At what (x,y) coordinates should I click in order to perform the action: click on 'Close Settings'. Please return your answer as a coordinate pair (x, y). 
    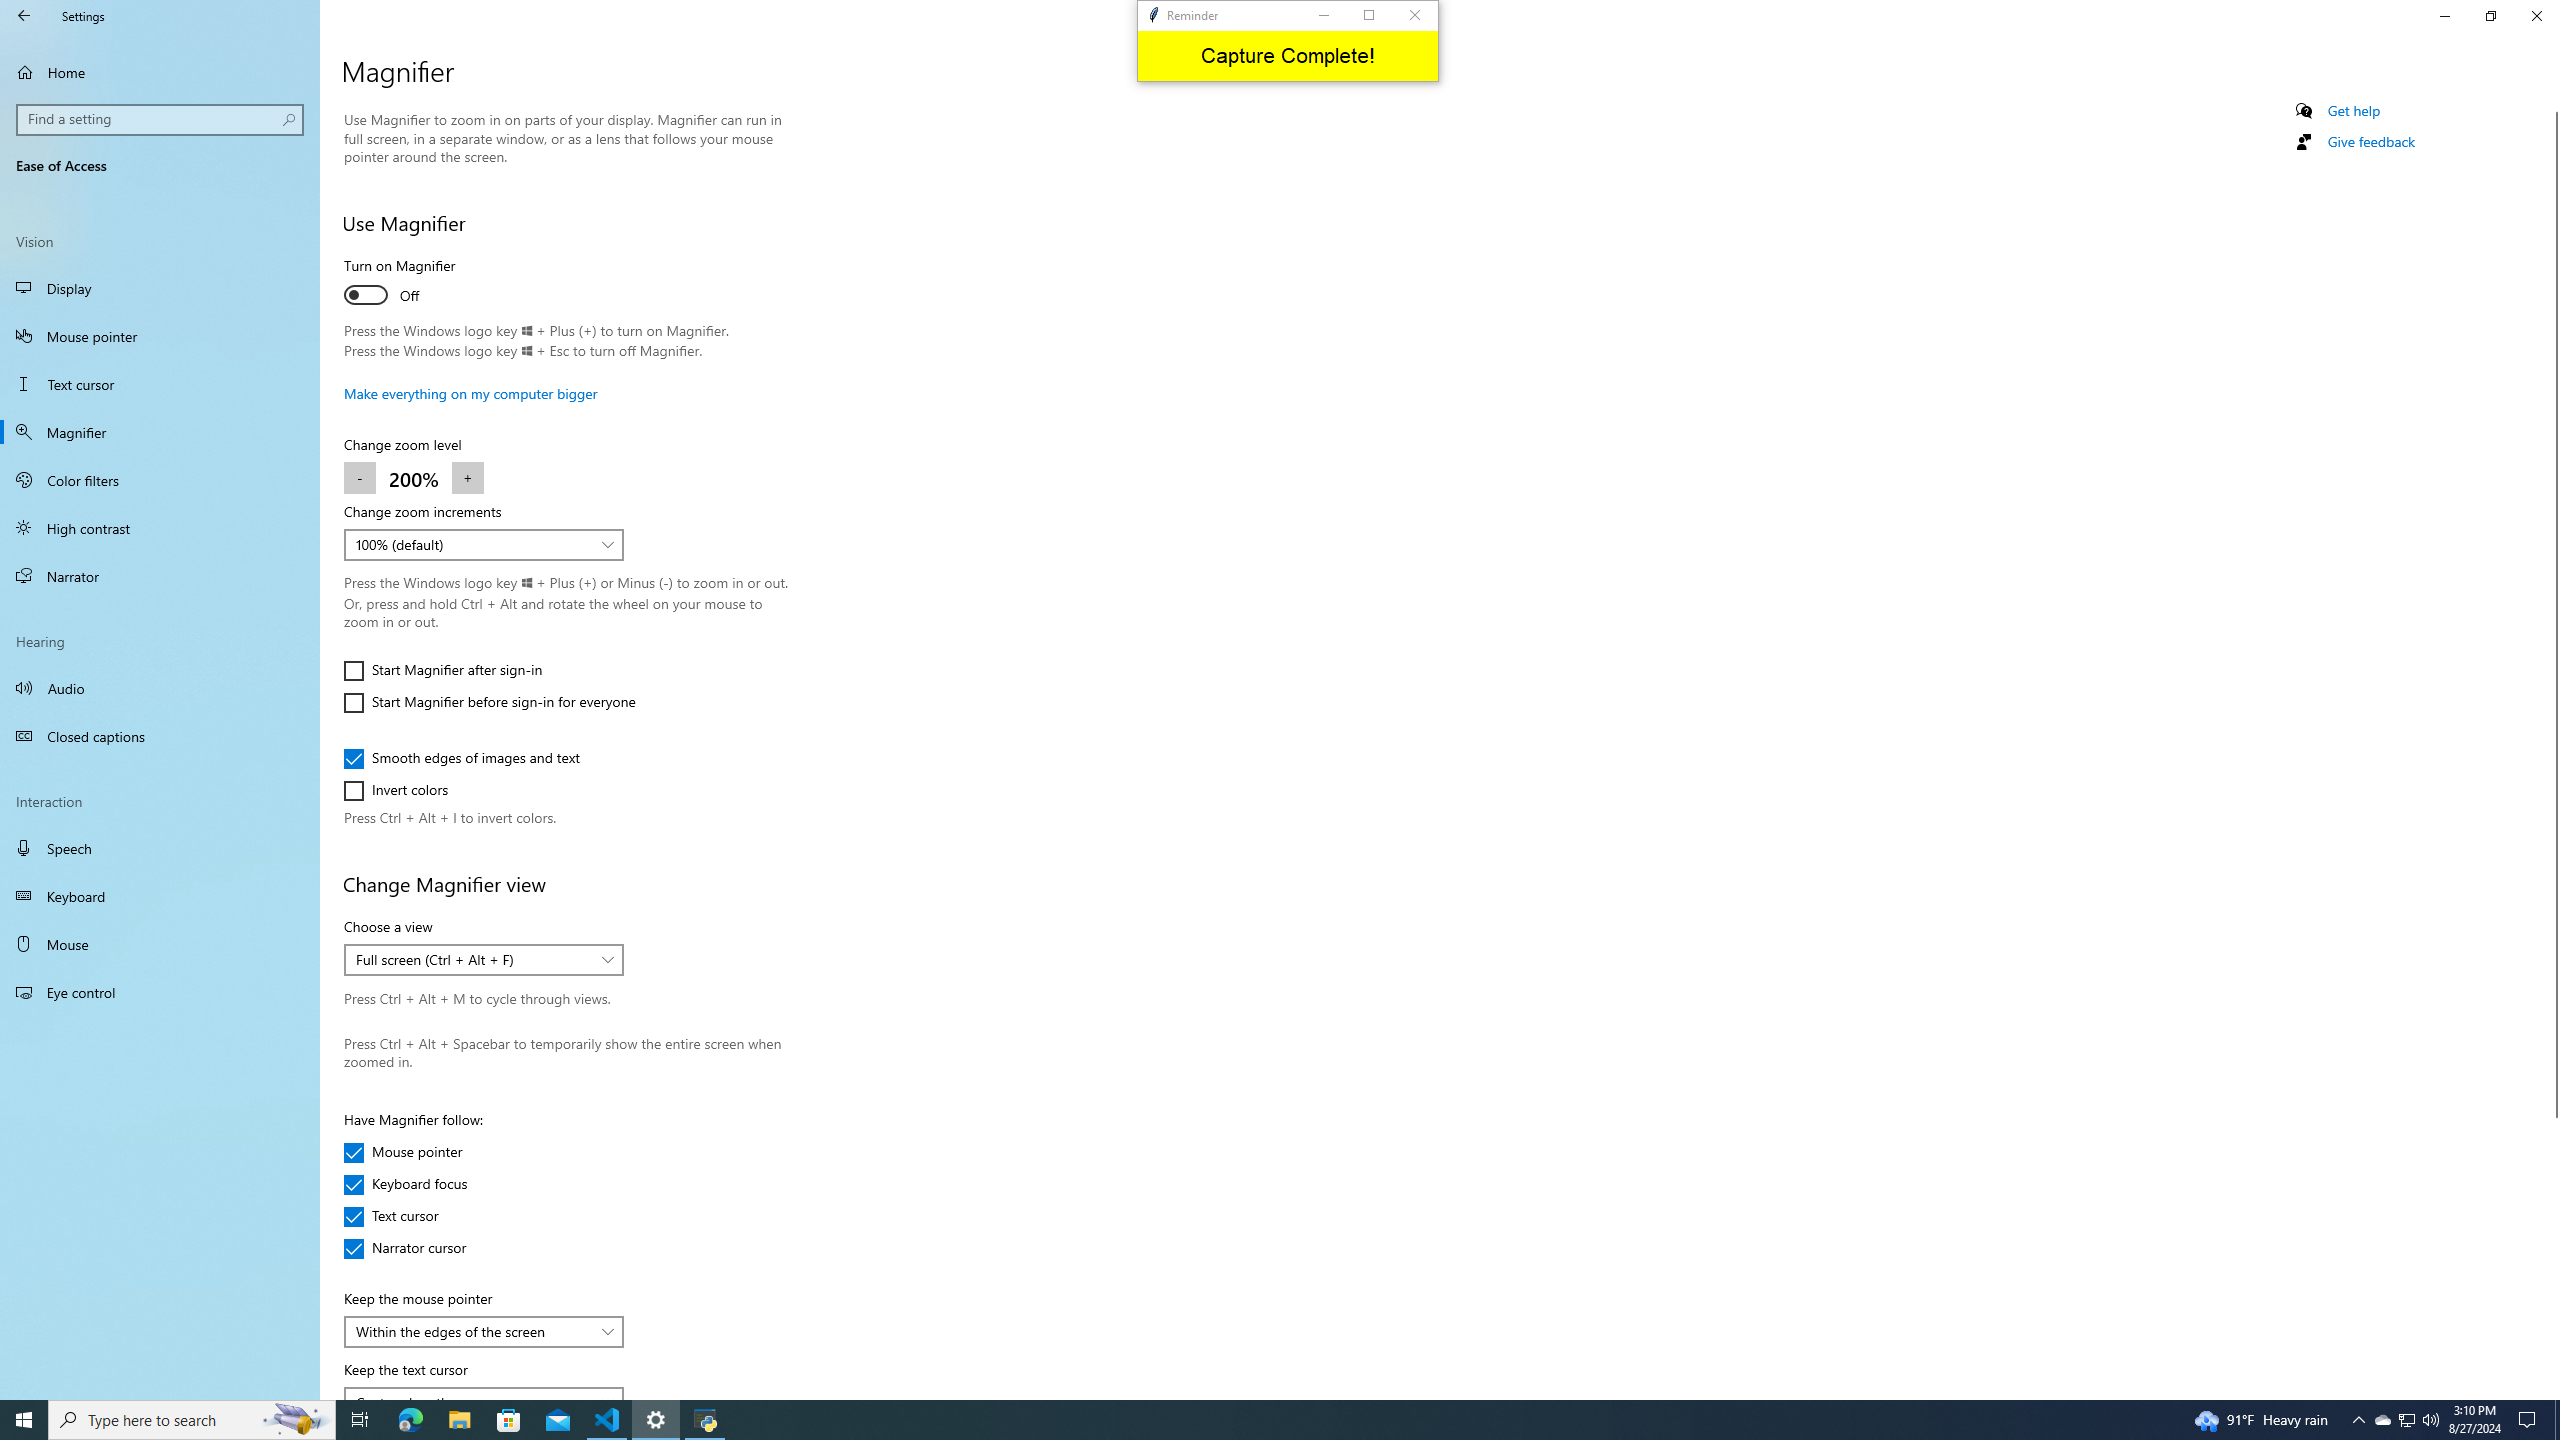
    Looking at the image, I should click on (2535, 15).